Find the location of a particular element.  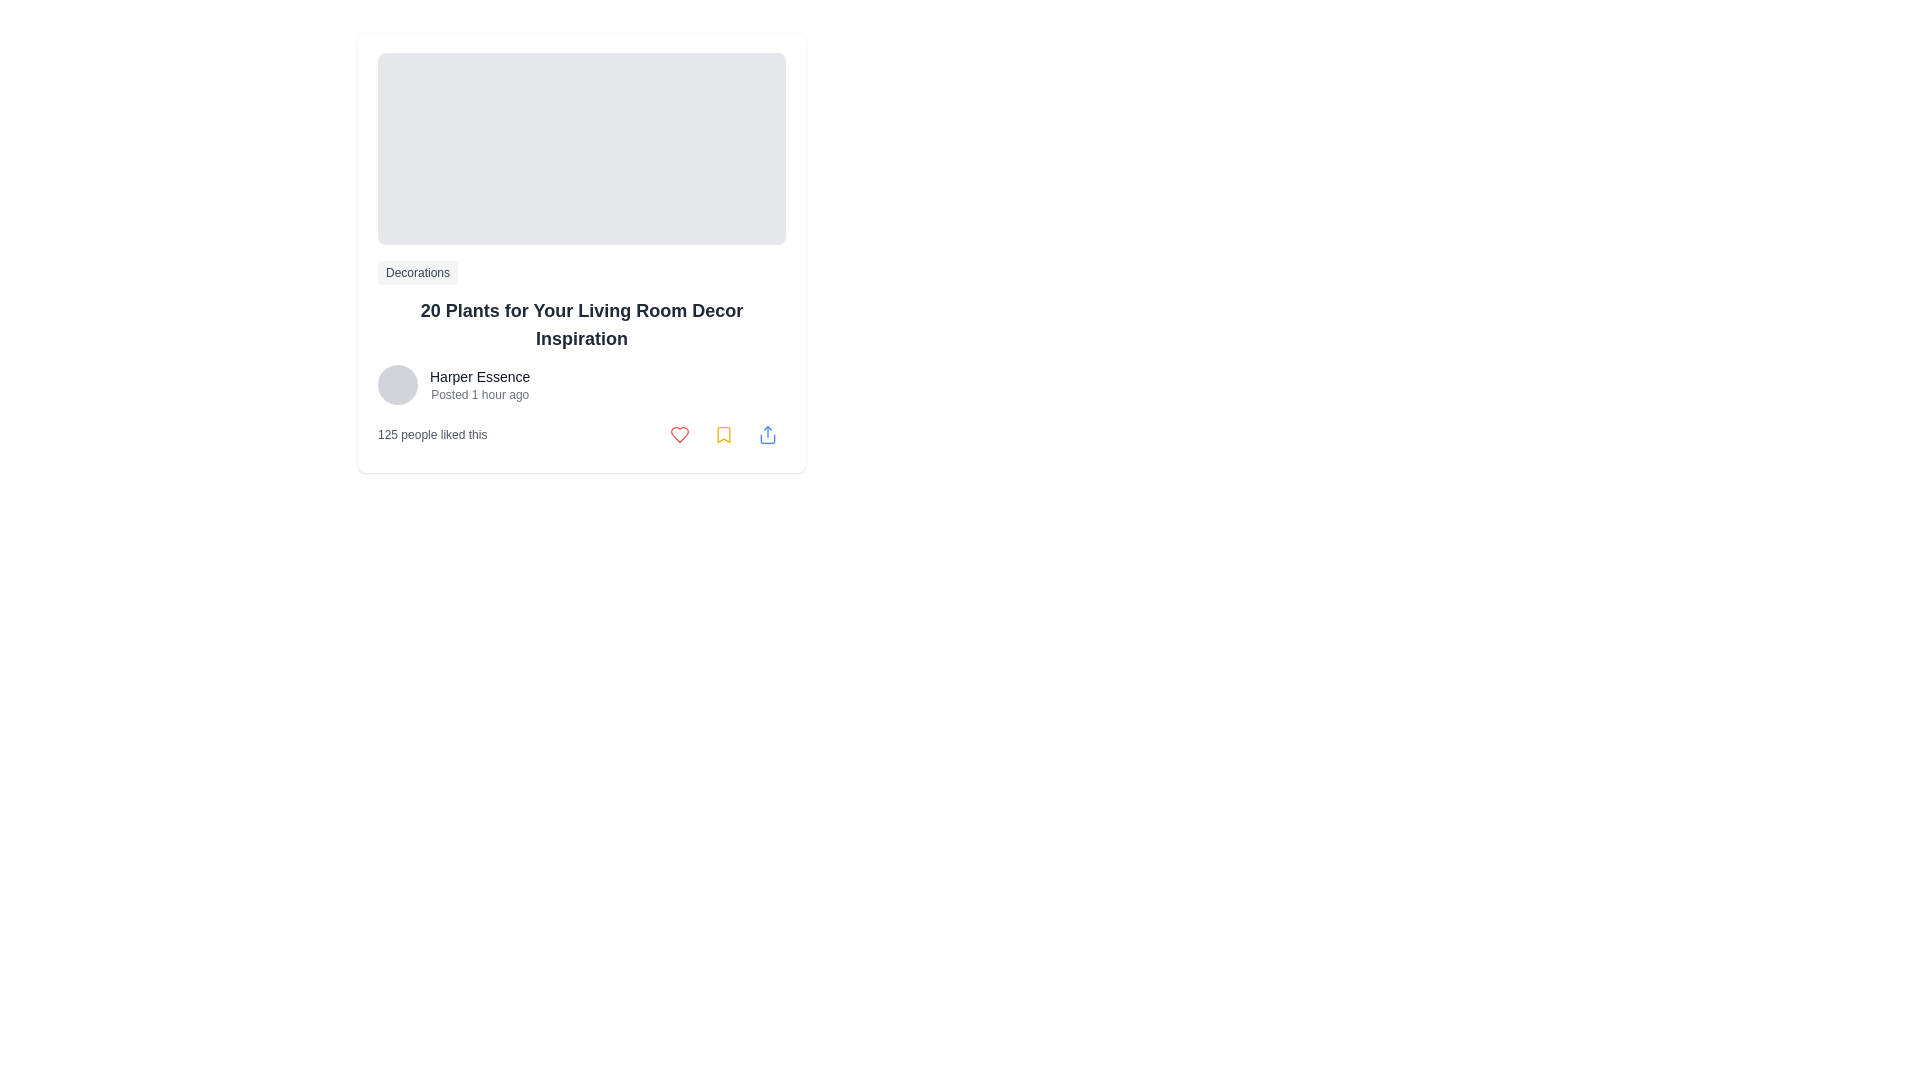

the graphical bookmark icon resembling a ribbon or flag located at the bottom of the content card, which is the third icon from the left among interactive icons is located at coordinates (723, 434).